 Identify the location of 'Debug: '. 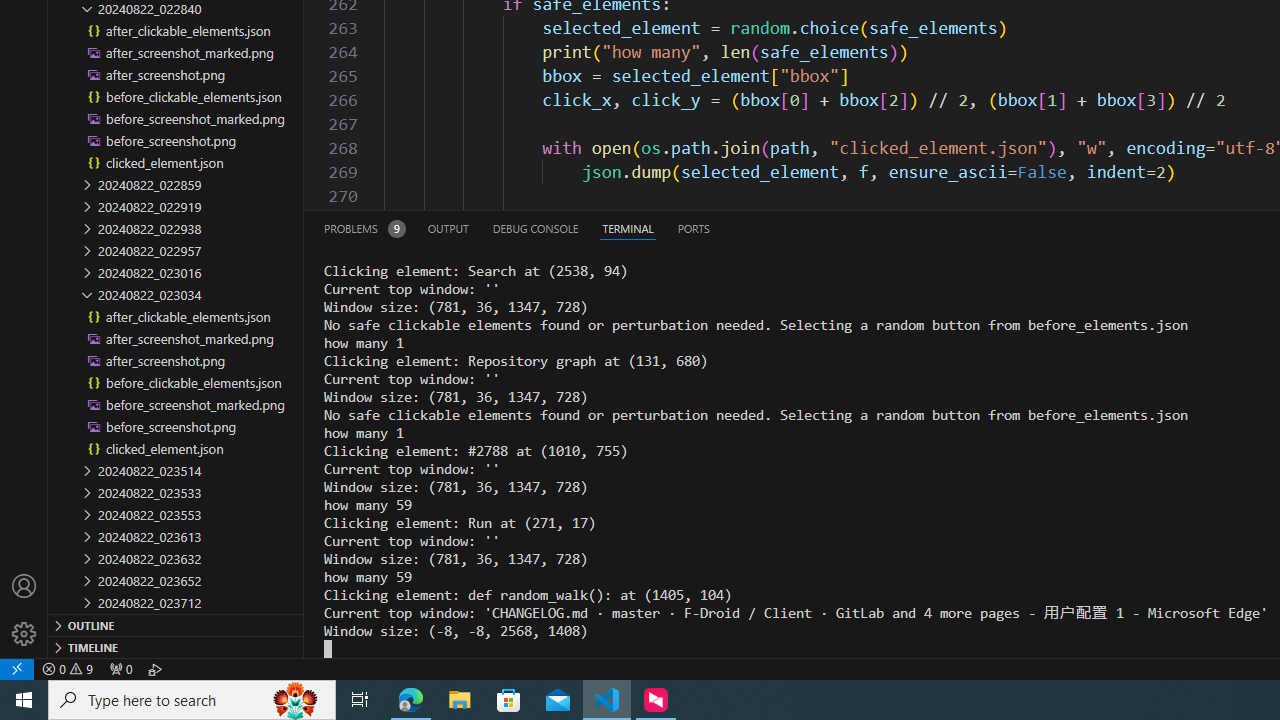
(154, 668).